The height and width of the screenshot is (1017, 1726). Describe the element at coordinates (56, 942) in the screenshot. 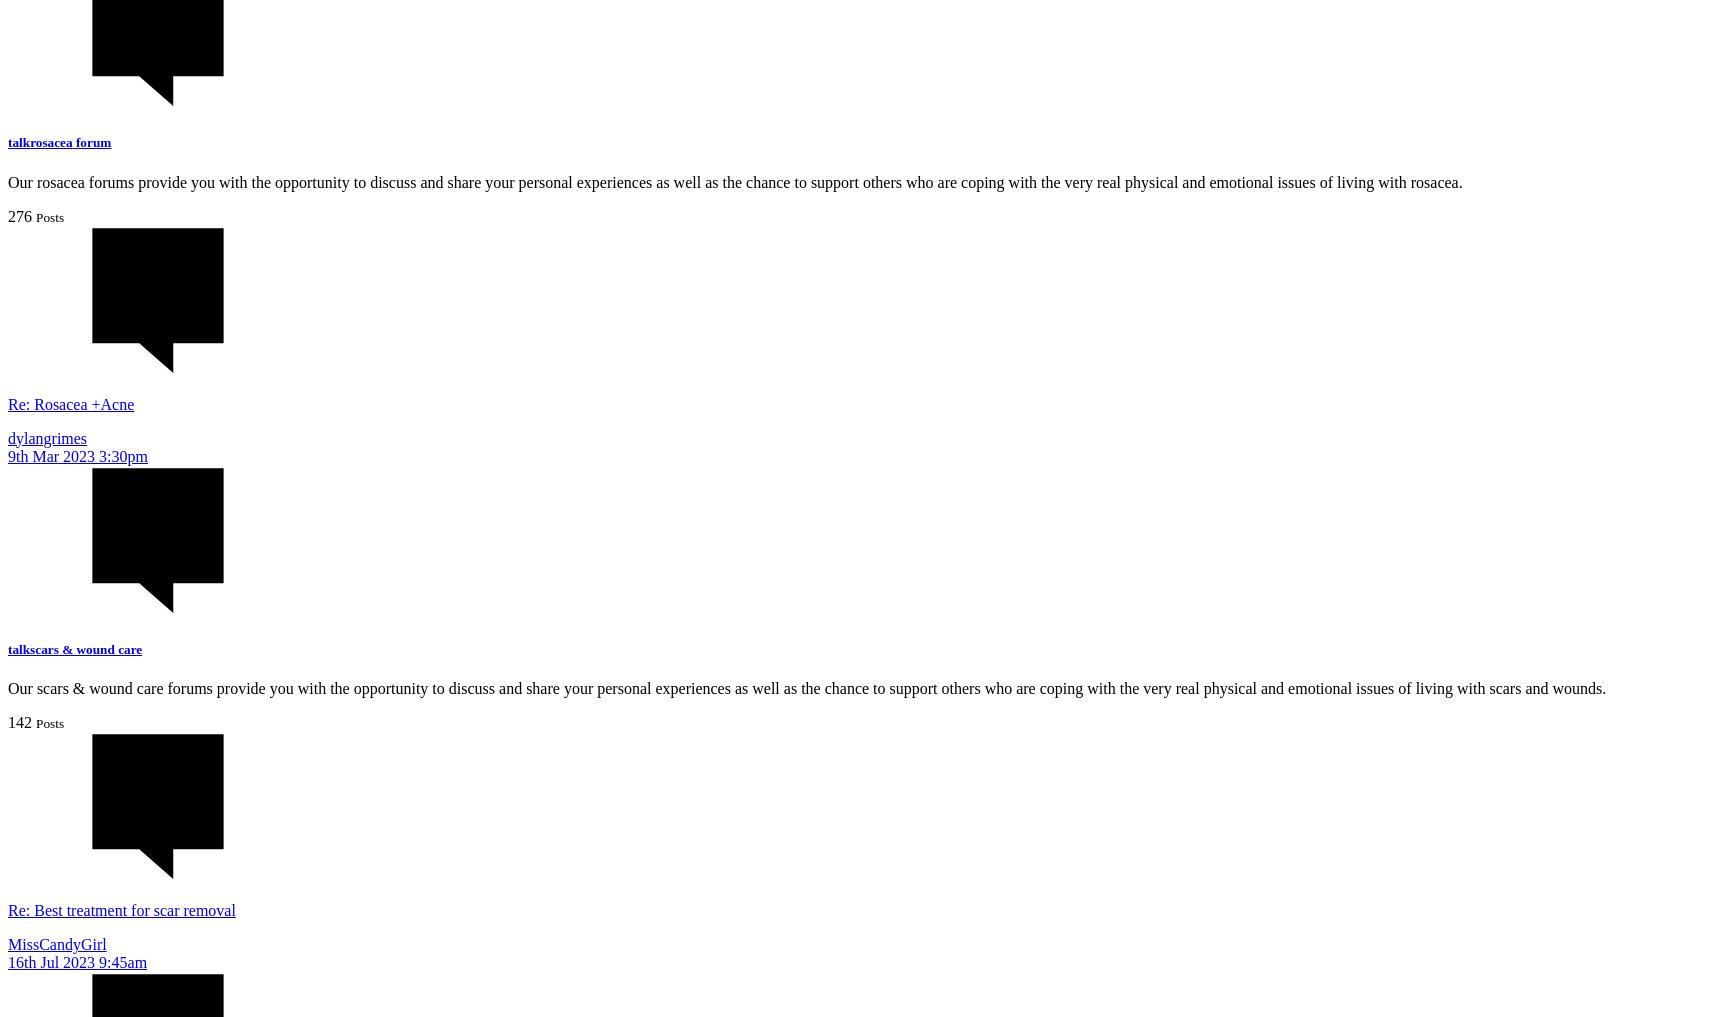

I see `'MissCandyGirl'` at that location.